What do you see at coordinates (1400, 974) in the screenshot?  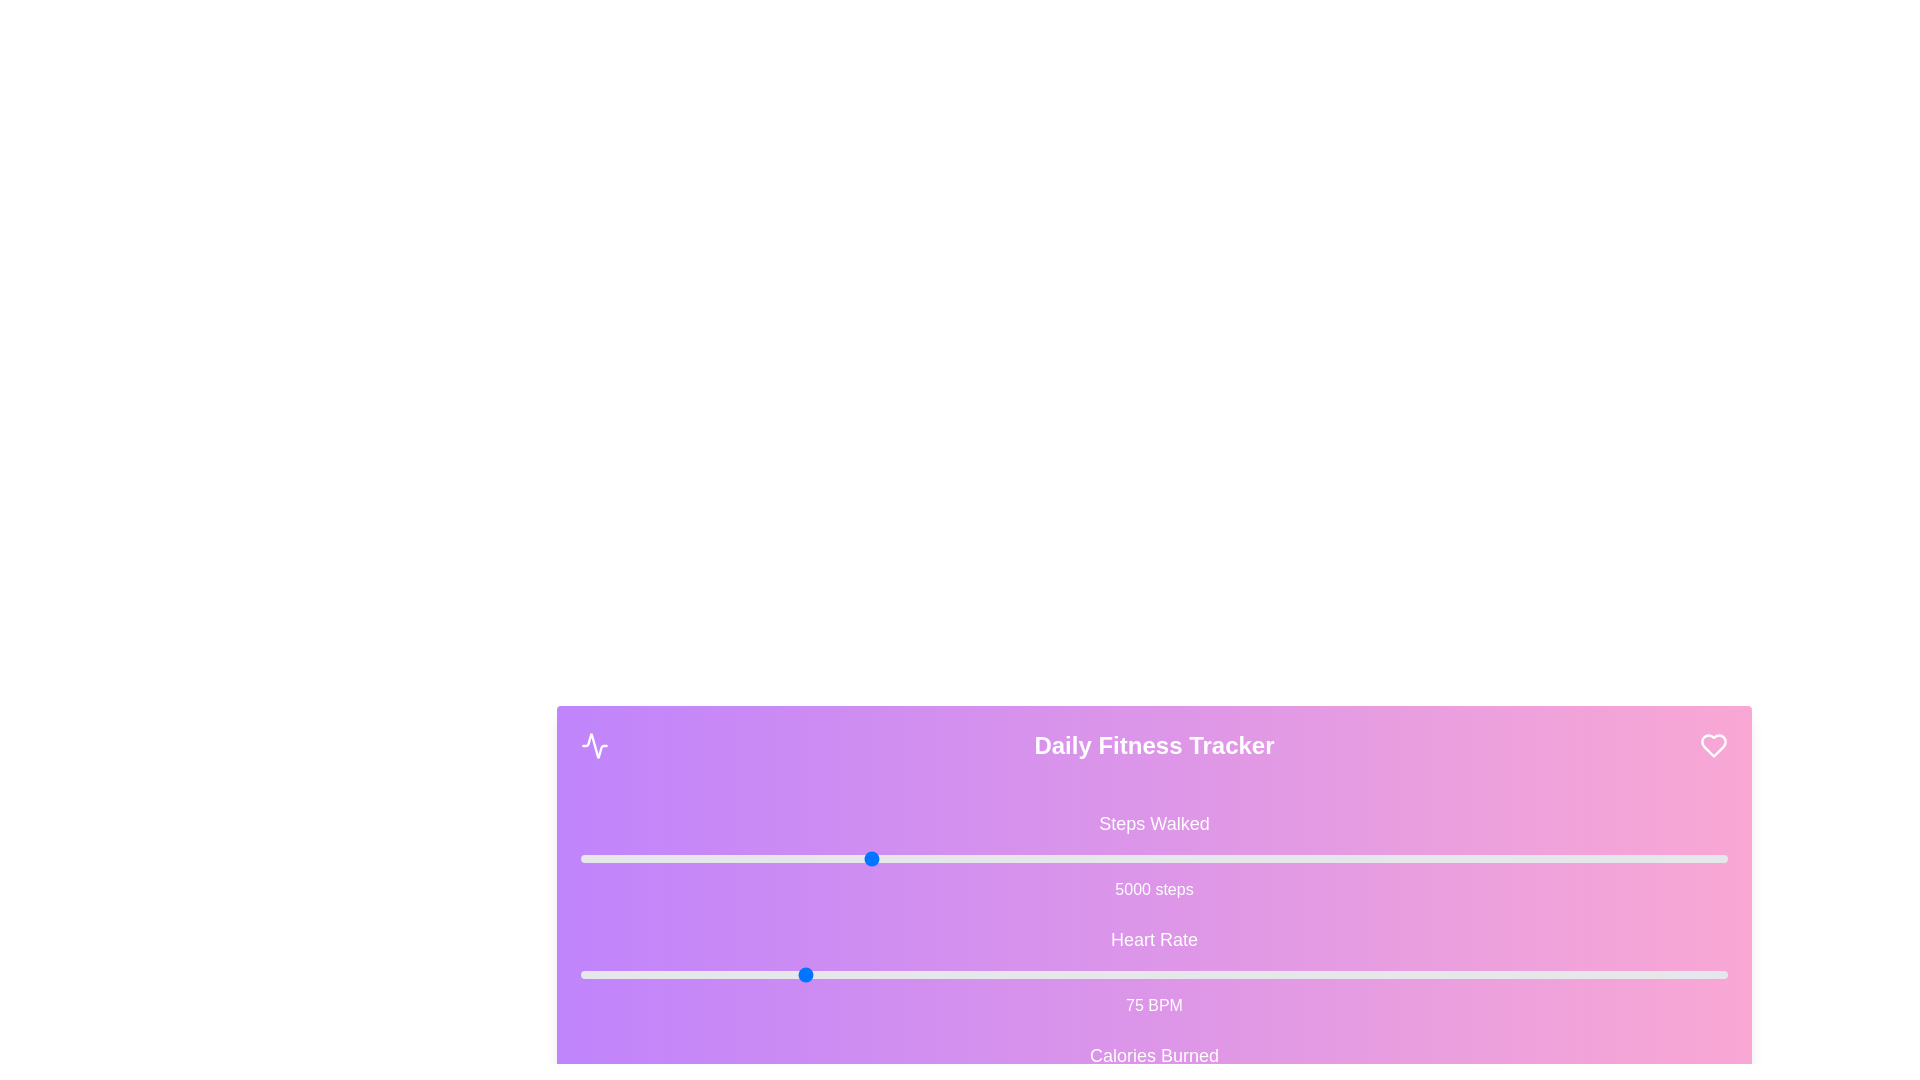 I see `the 'Heart Rate' slider to 143 BPM` at bounding box center [1400, 974].